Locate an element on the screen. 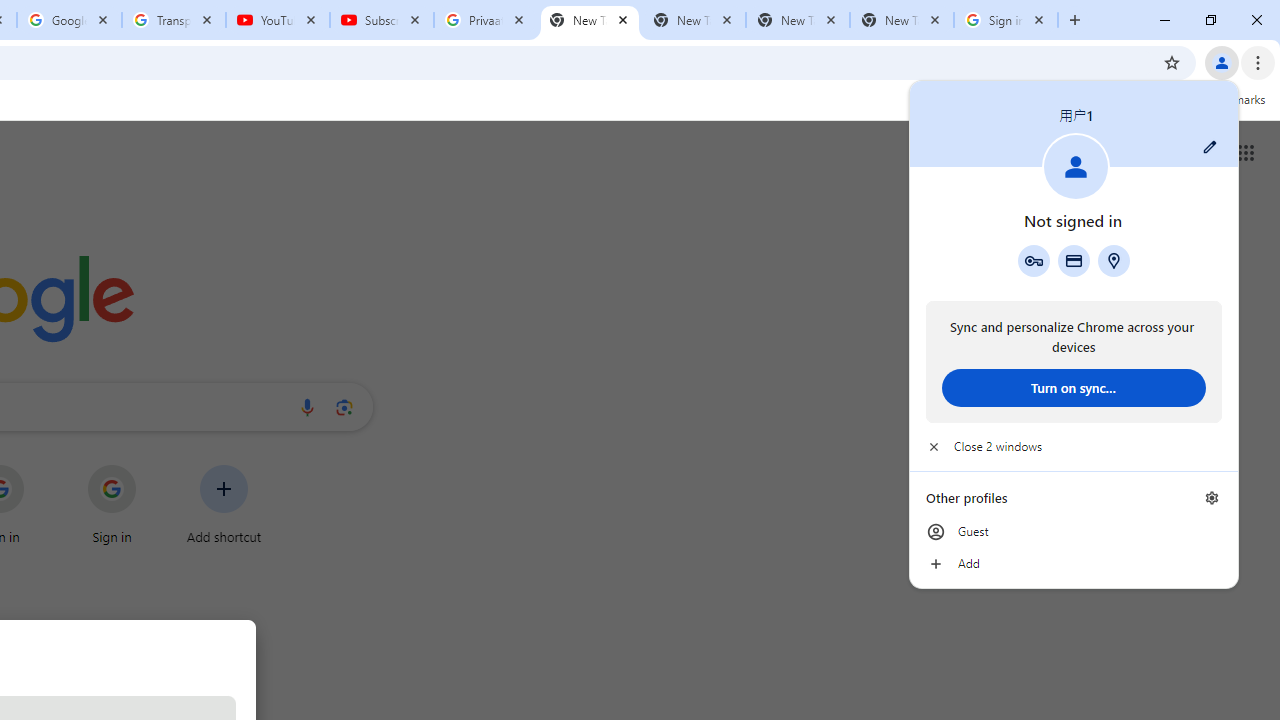 The height and width of the screenshot is (720, 1280). 'Sign in - Google Accounts' is located at coordinates (1006, 20).